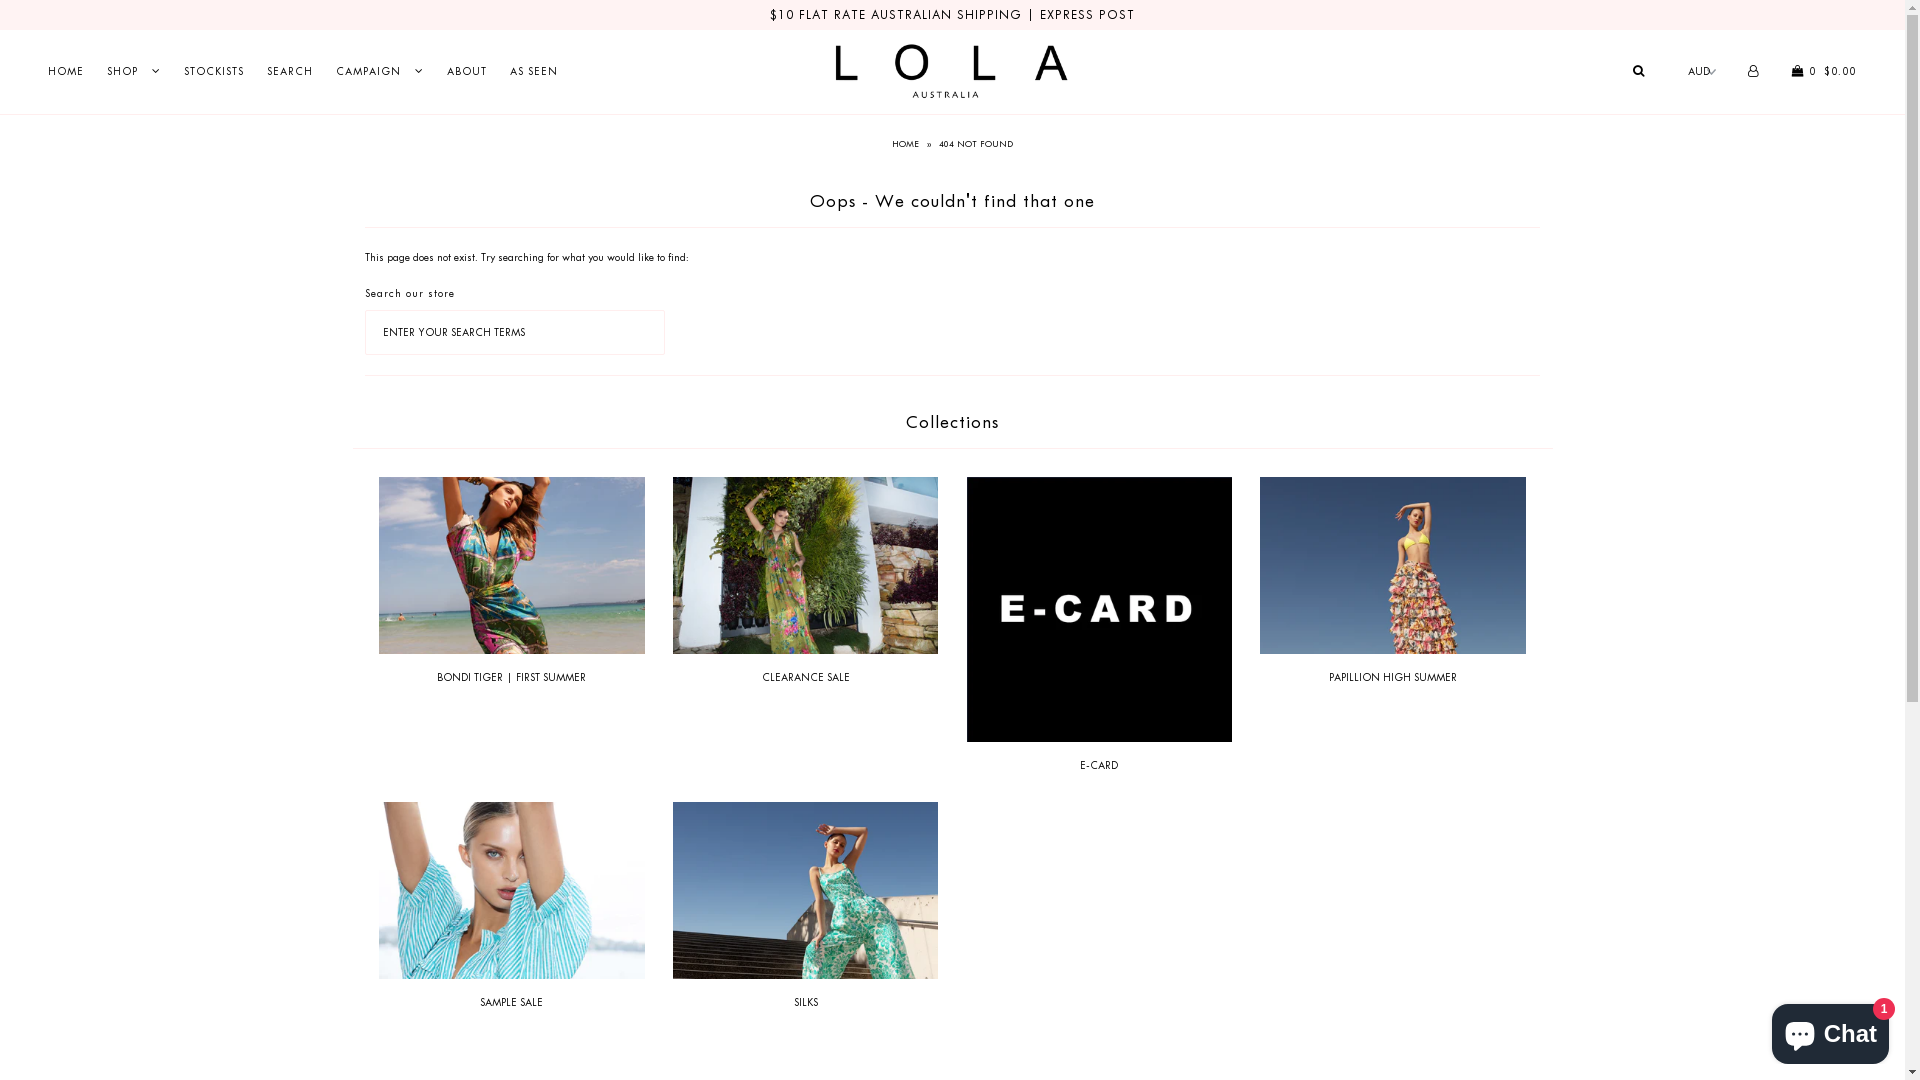  I want to click on 'SHOP', so click(133, 70).